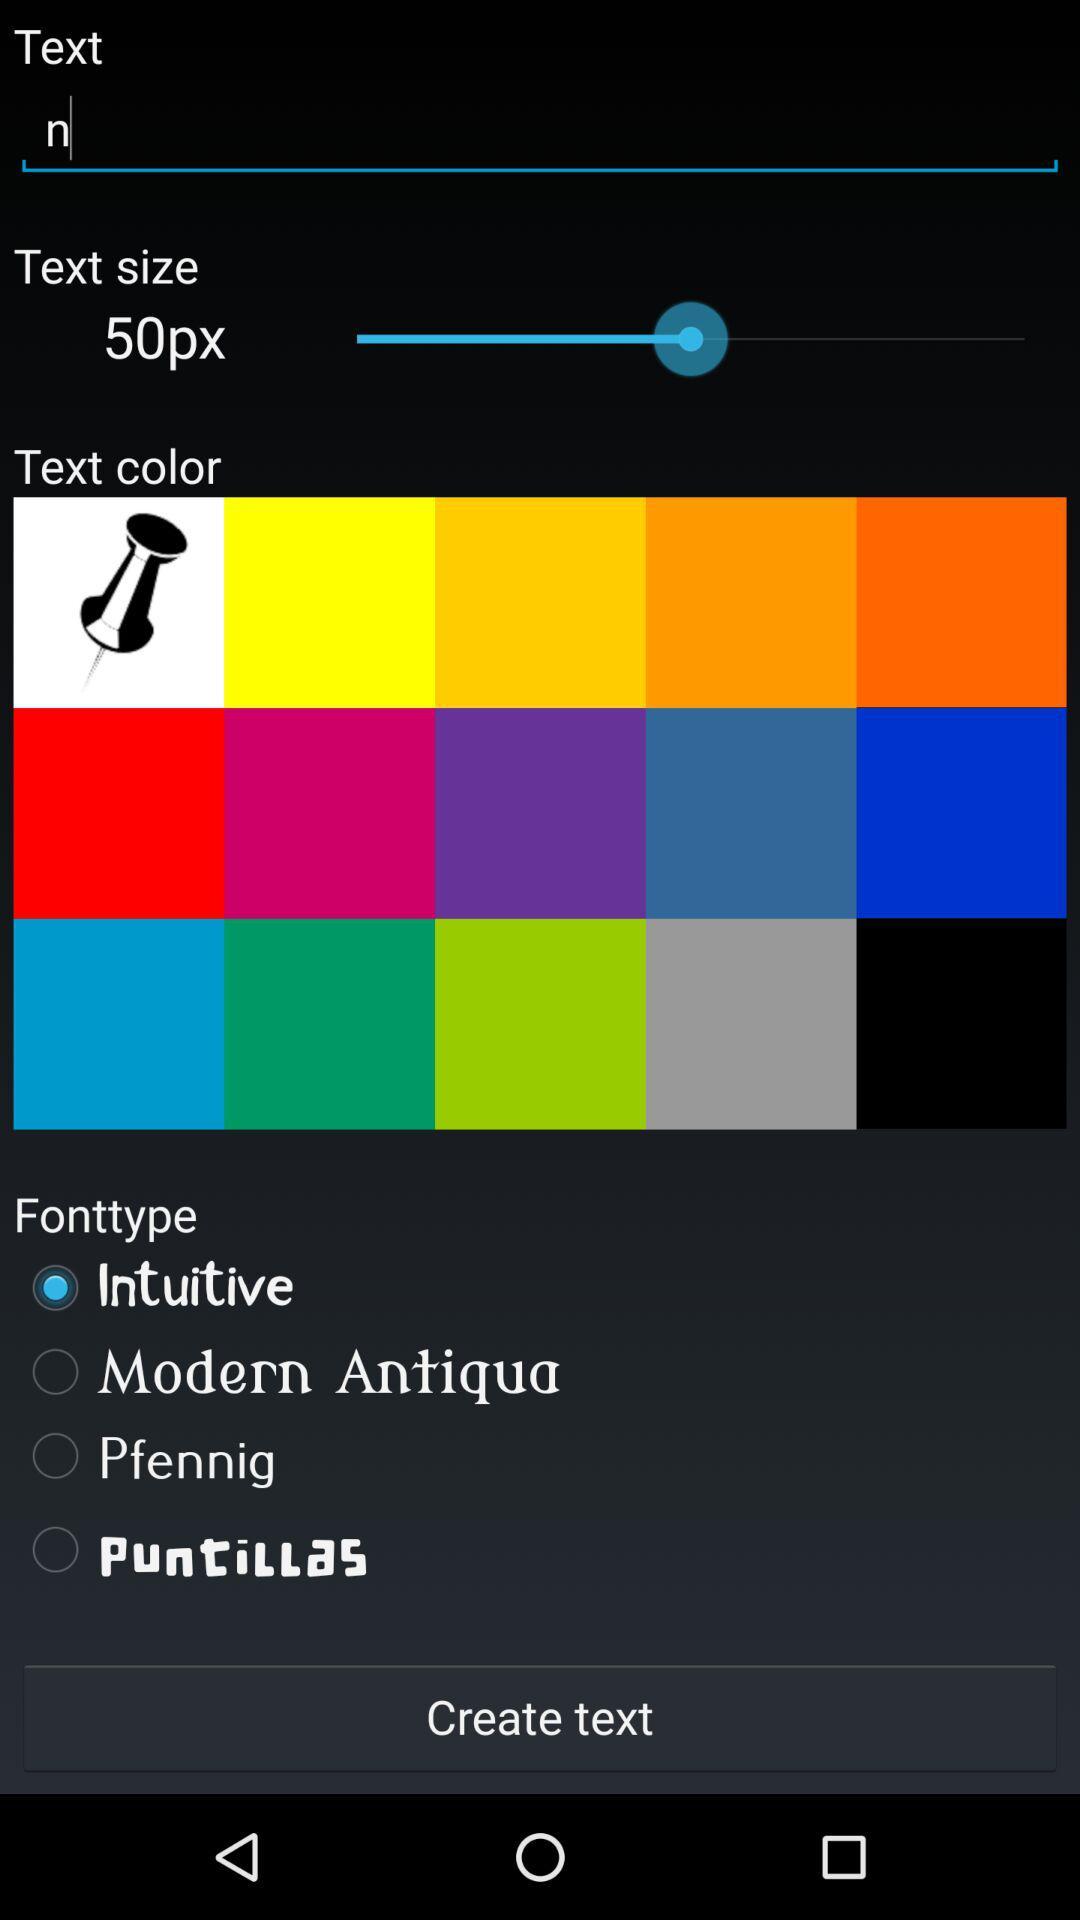  What do you see at coordinates (751, 813) in the screenshot?
I see `dusty blue text color` at bounding box center [751, 813].